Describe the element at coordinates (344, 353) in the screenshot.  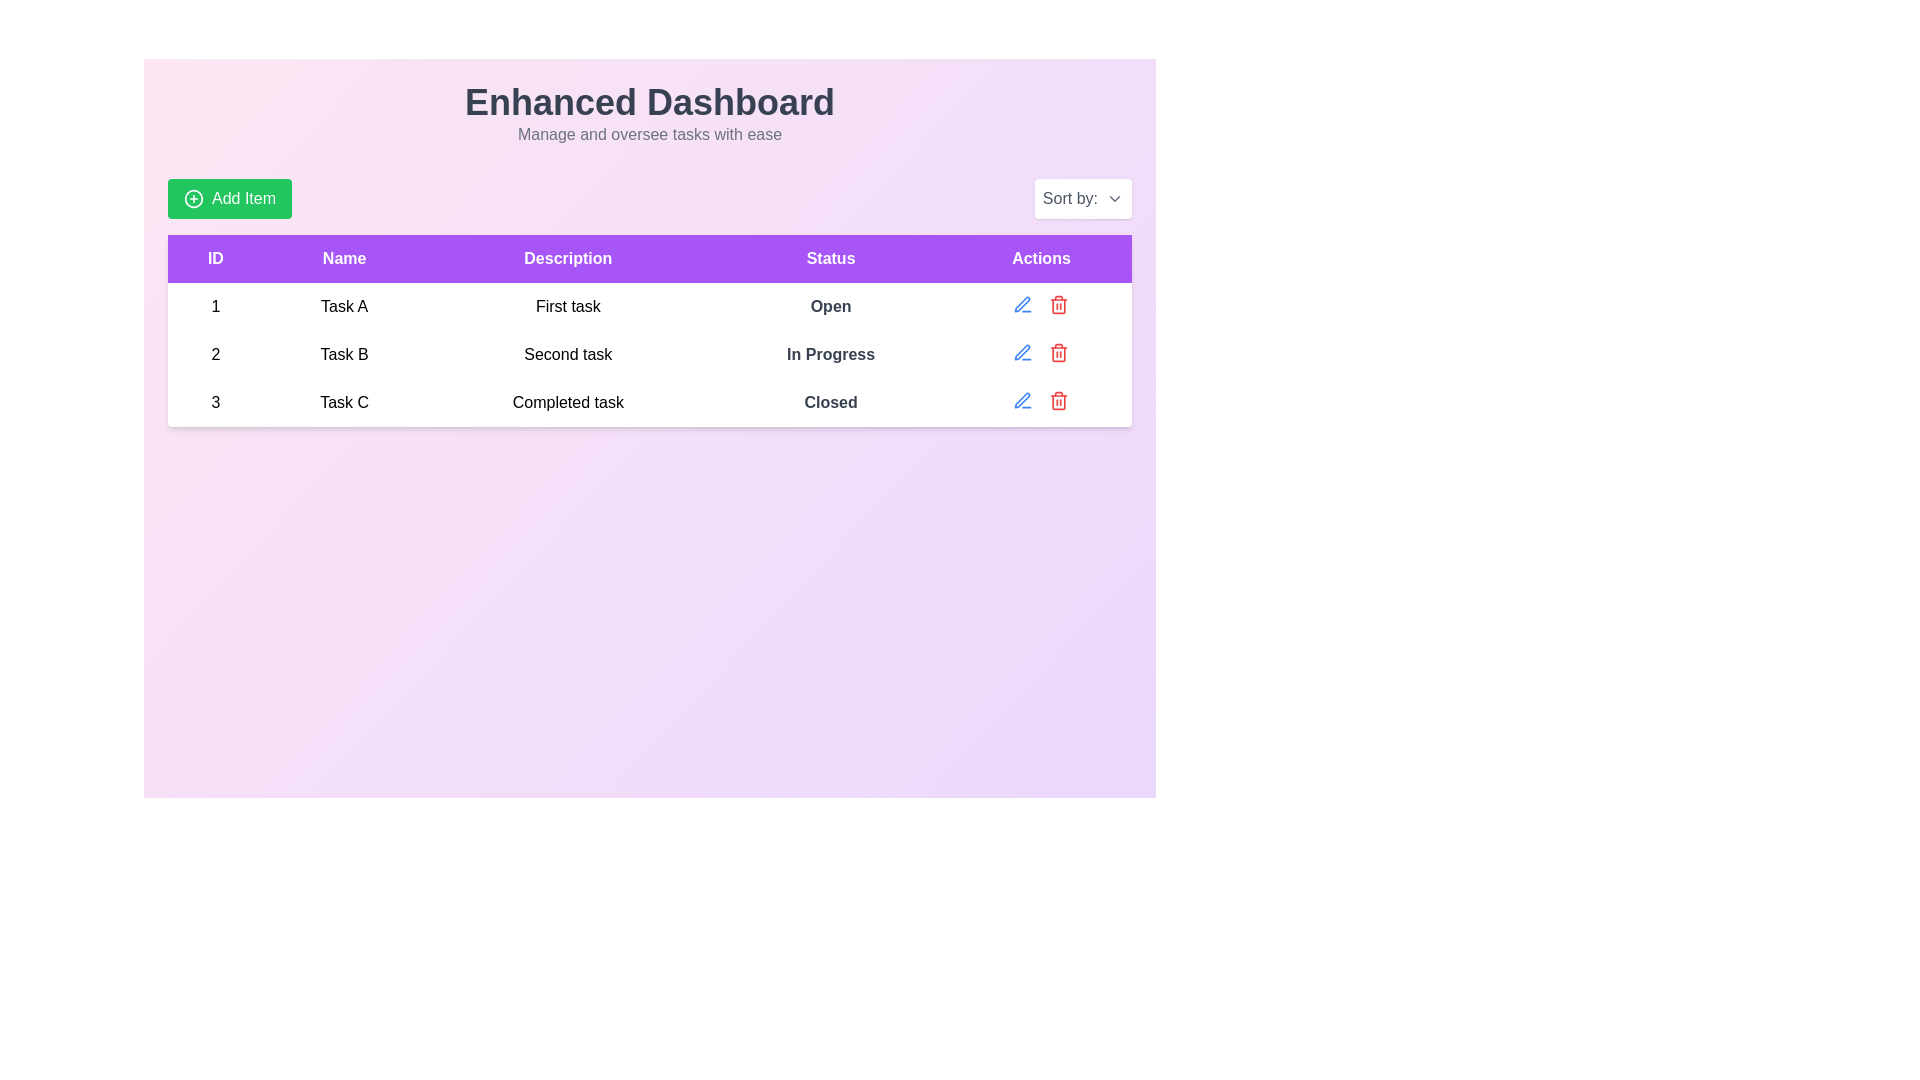
I see `the text component labeled 'Task B' in the second row of the table under the 'Name' column` at that location.